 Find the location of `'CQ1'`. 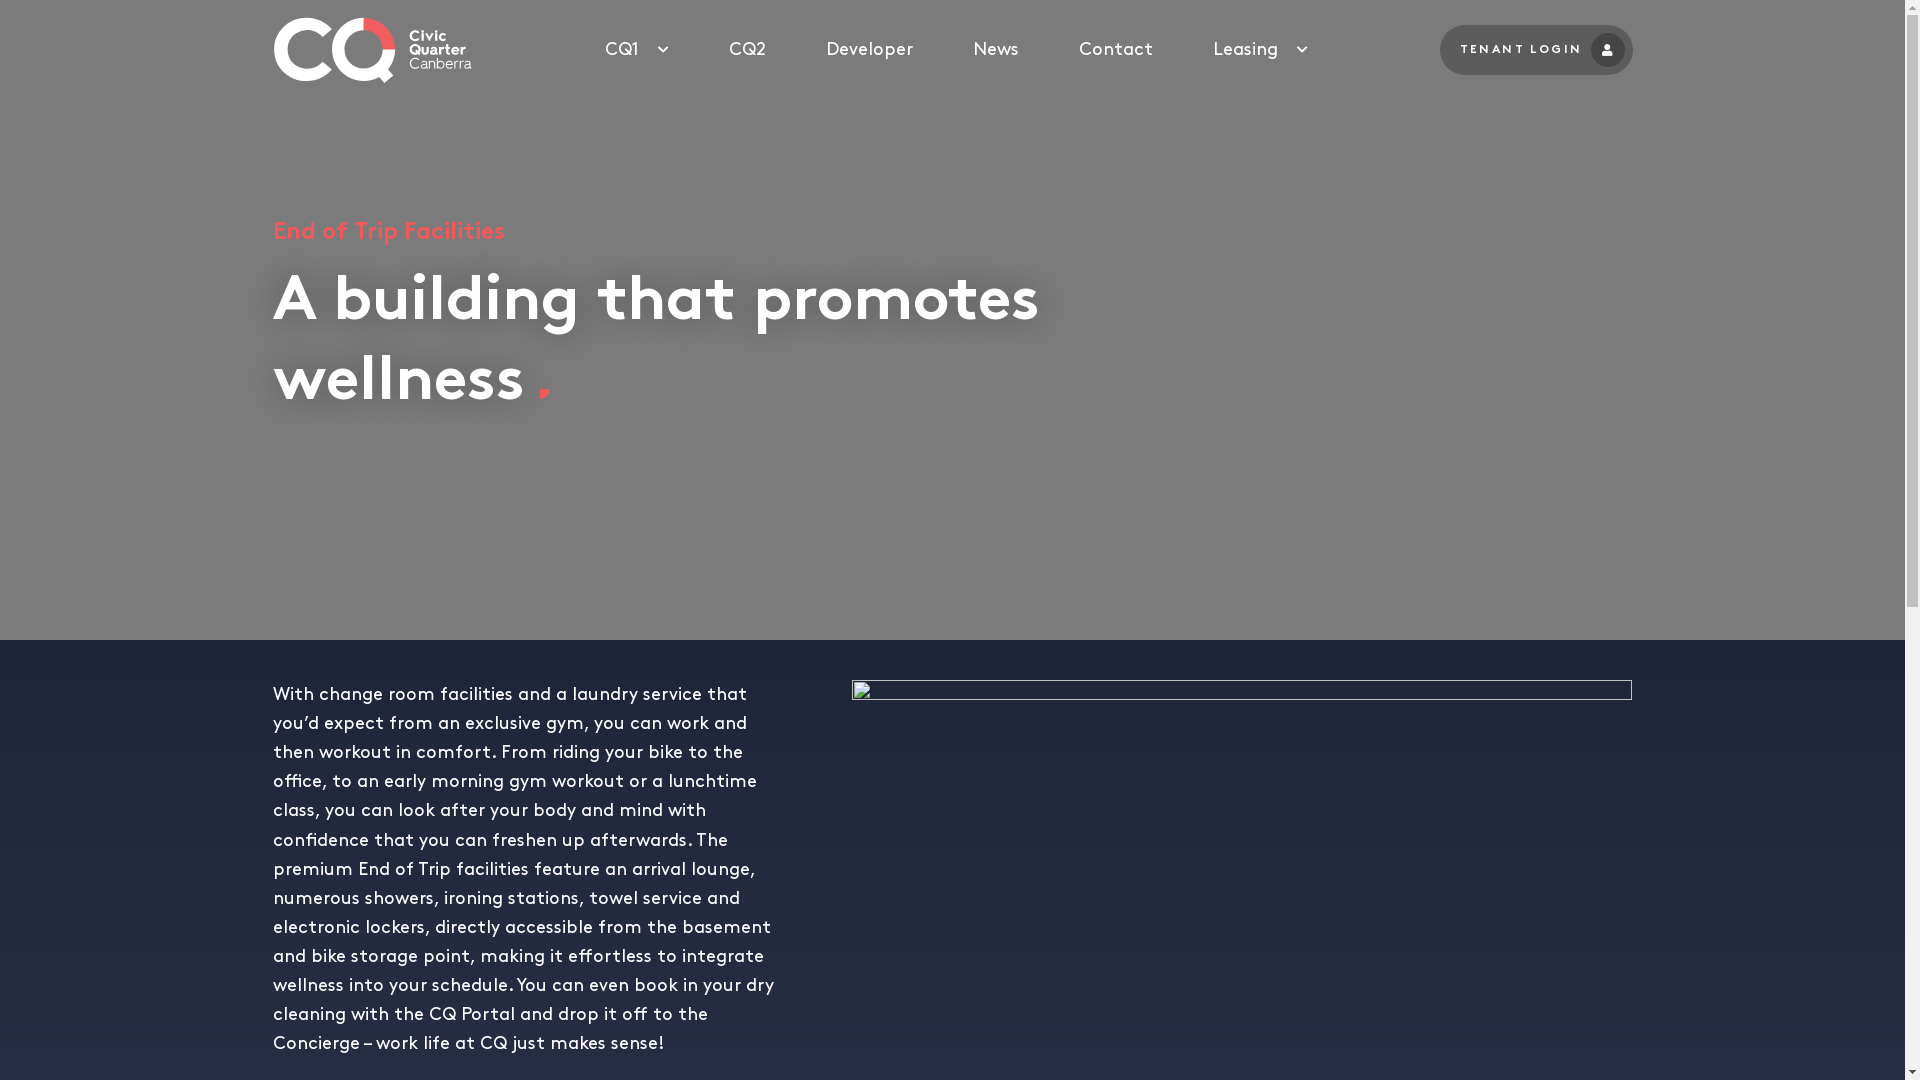

'CQ1' is located at coordinates (621, 49).